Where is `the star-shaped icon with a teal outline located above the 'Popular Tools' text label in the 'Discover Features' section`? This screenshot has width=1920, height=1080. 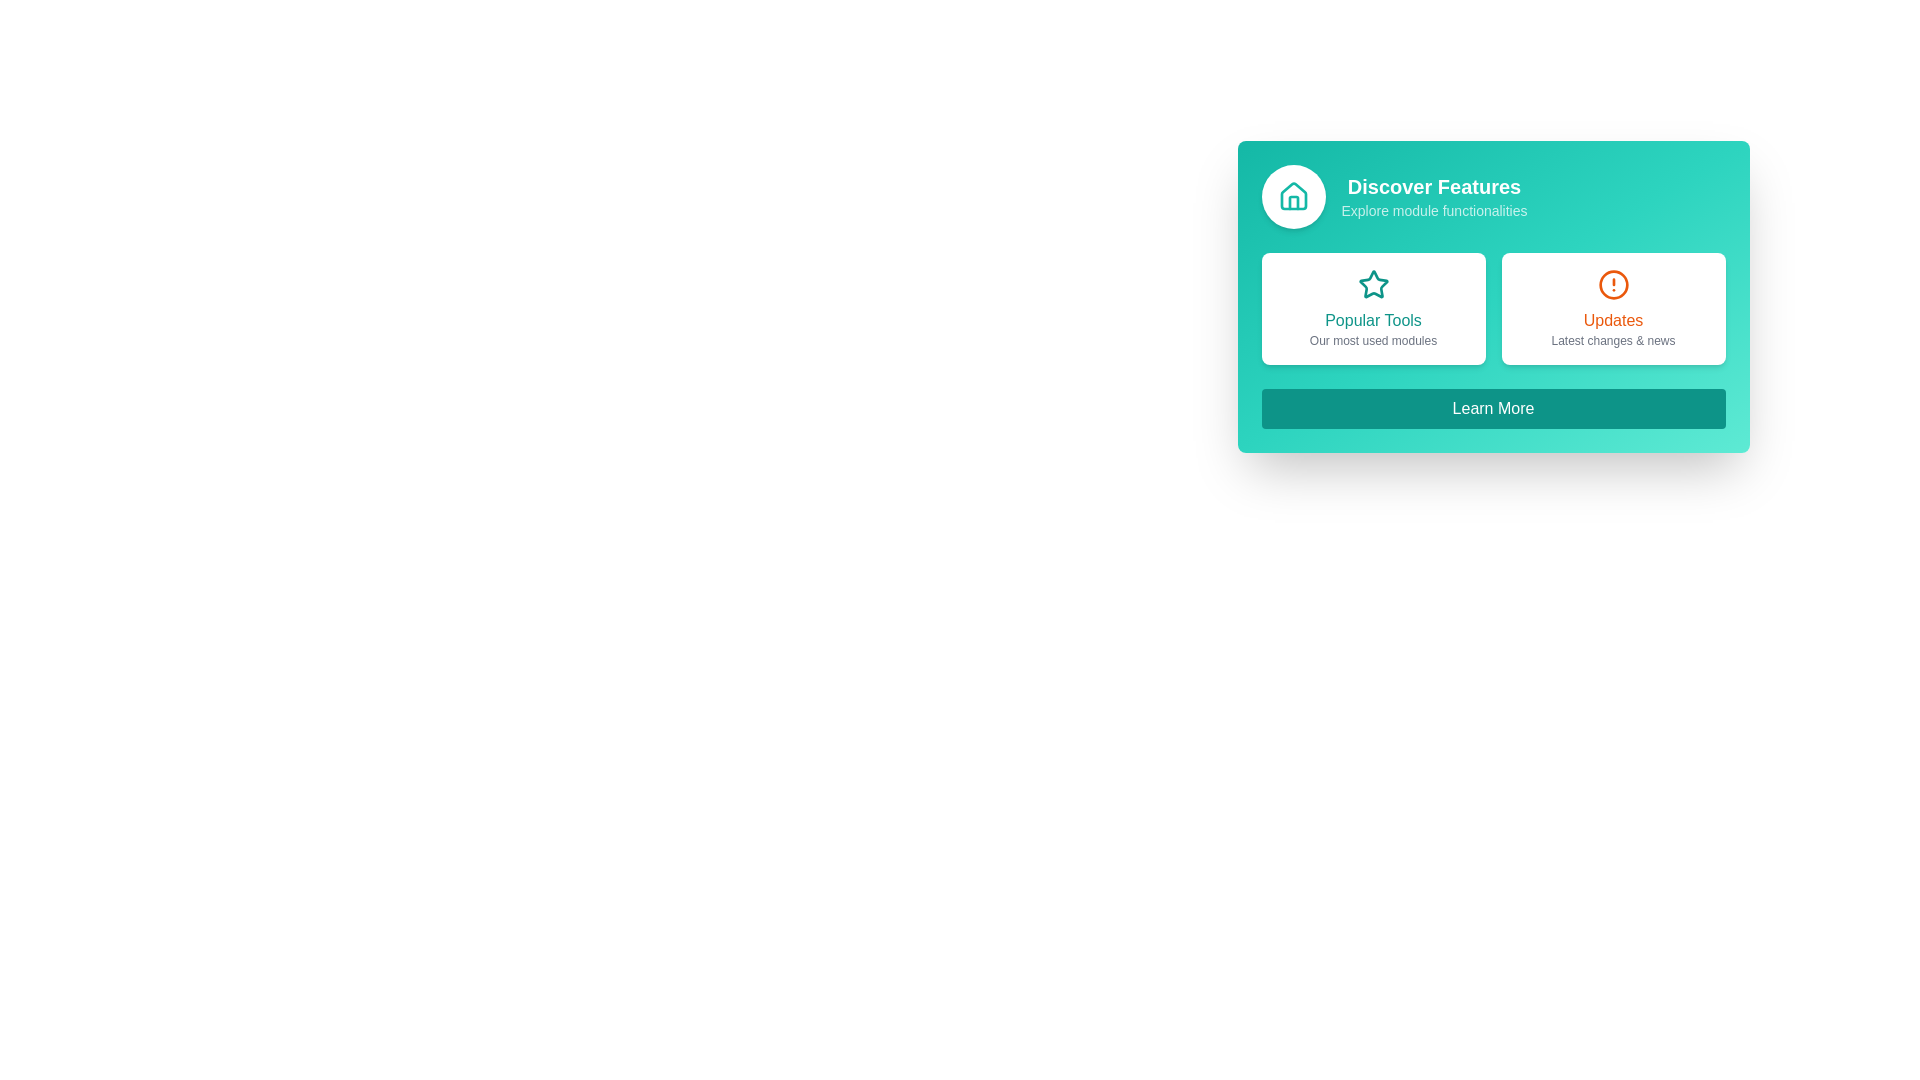
the star-shaped icon with a teal outline located above the 'Popular Tools' text label in the 'Discover Features' section is located at coordinates (1372, 285).